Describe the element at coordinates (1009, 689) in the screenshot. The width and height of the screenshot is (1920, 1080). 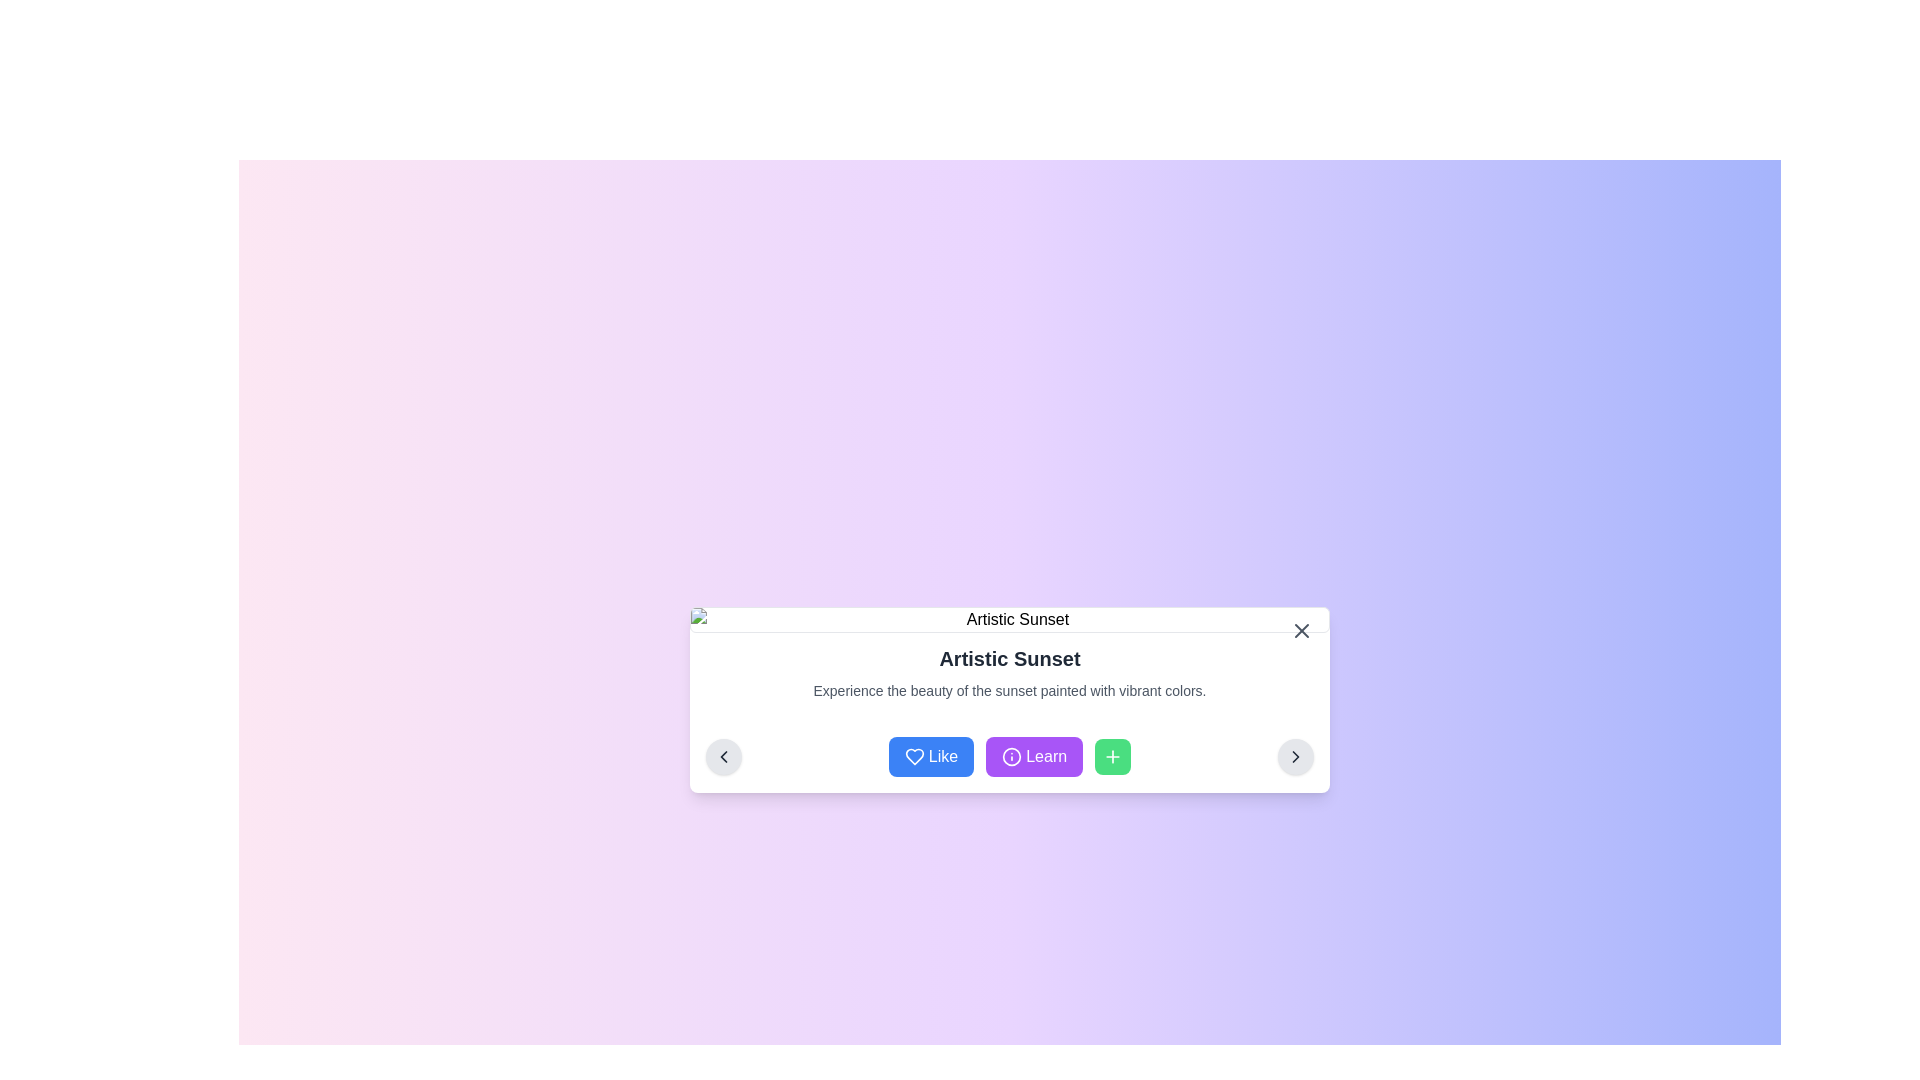
I see `the text element displaying 'Experience the beauty of the sunset painted with vibrant colors.' located below the title 'Artistic Sunset'` at that location.